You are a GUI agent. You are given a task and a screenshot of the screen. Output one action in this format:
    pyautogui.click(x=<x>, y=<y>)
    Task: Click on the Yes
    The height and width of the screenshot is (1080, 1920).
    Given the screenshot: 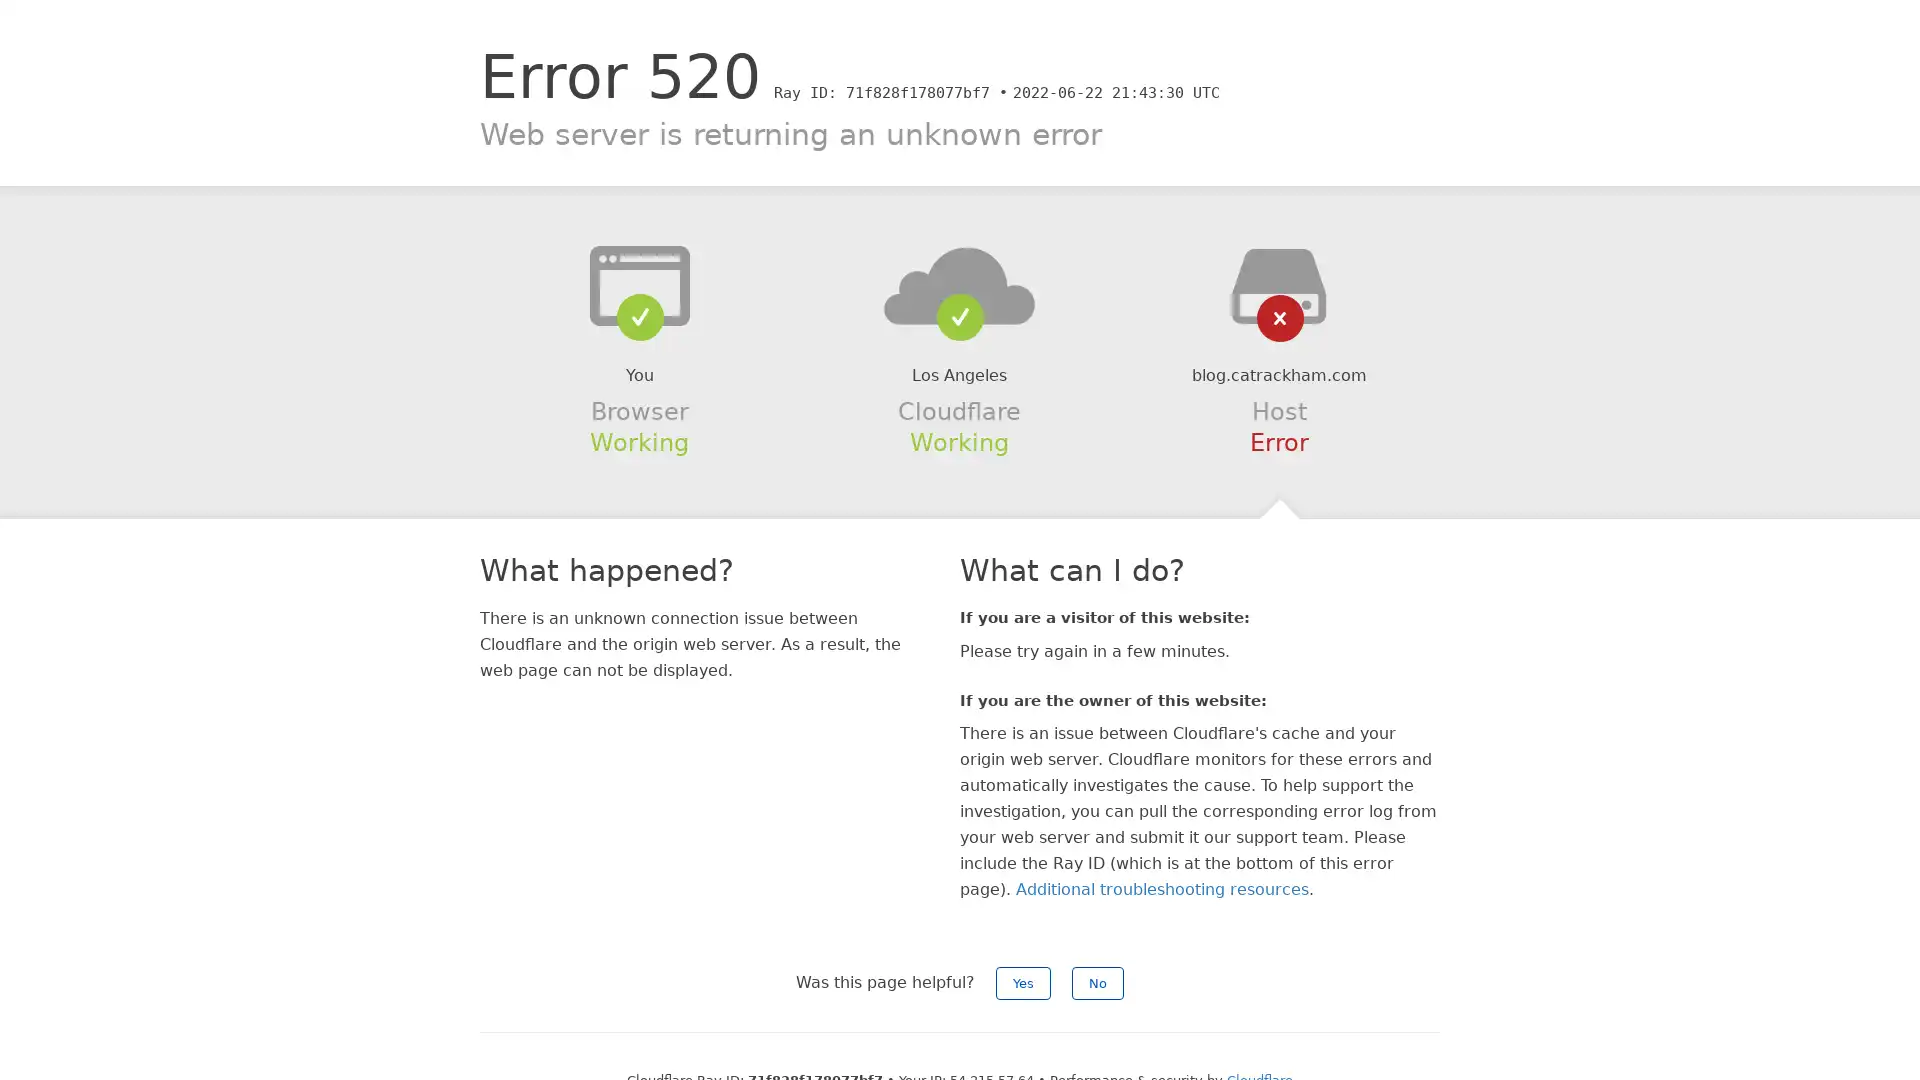 What is the action you would take?
    pyautogui.click(x=1023, y=982)
    